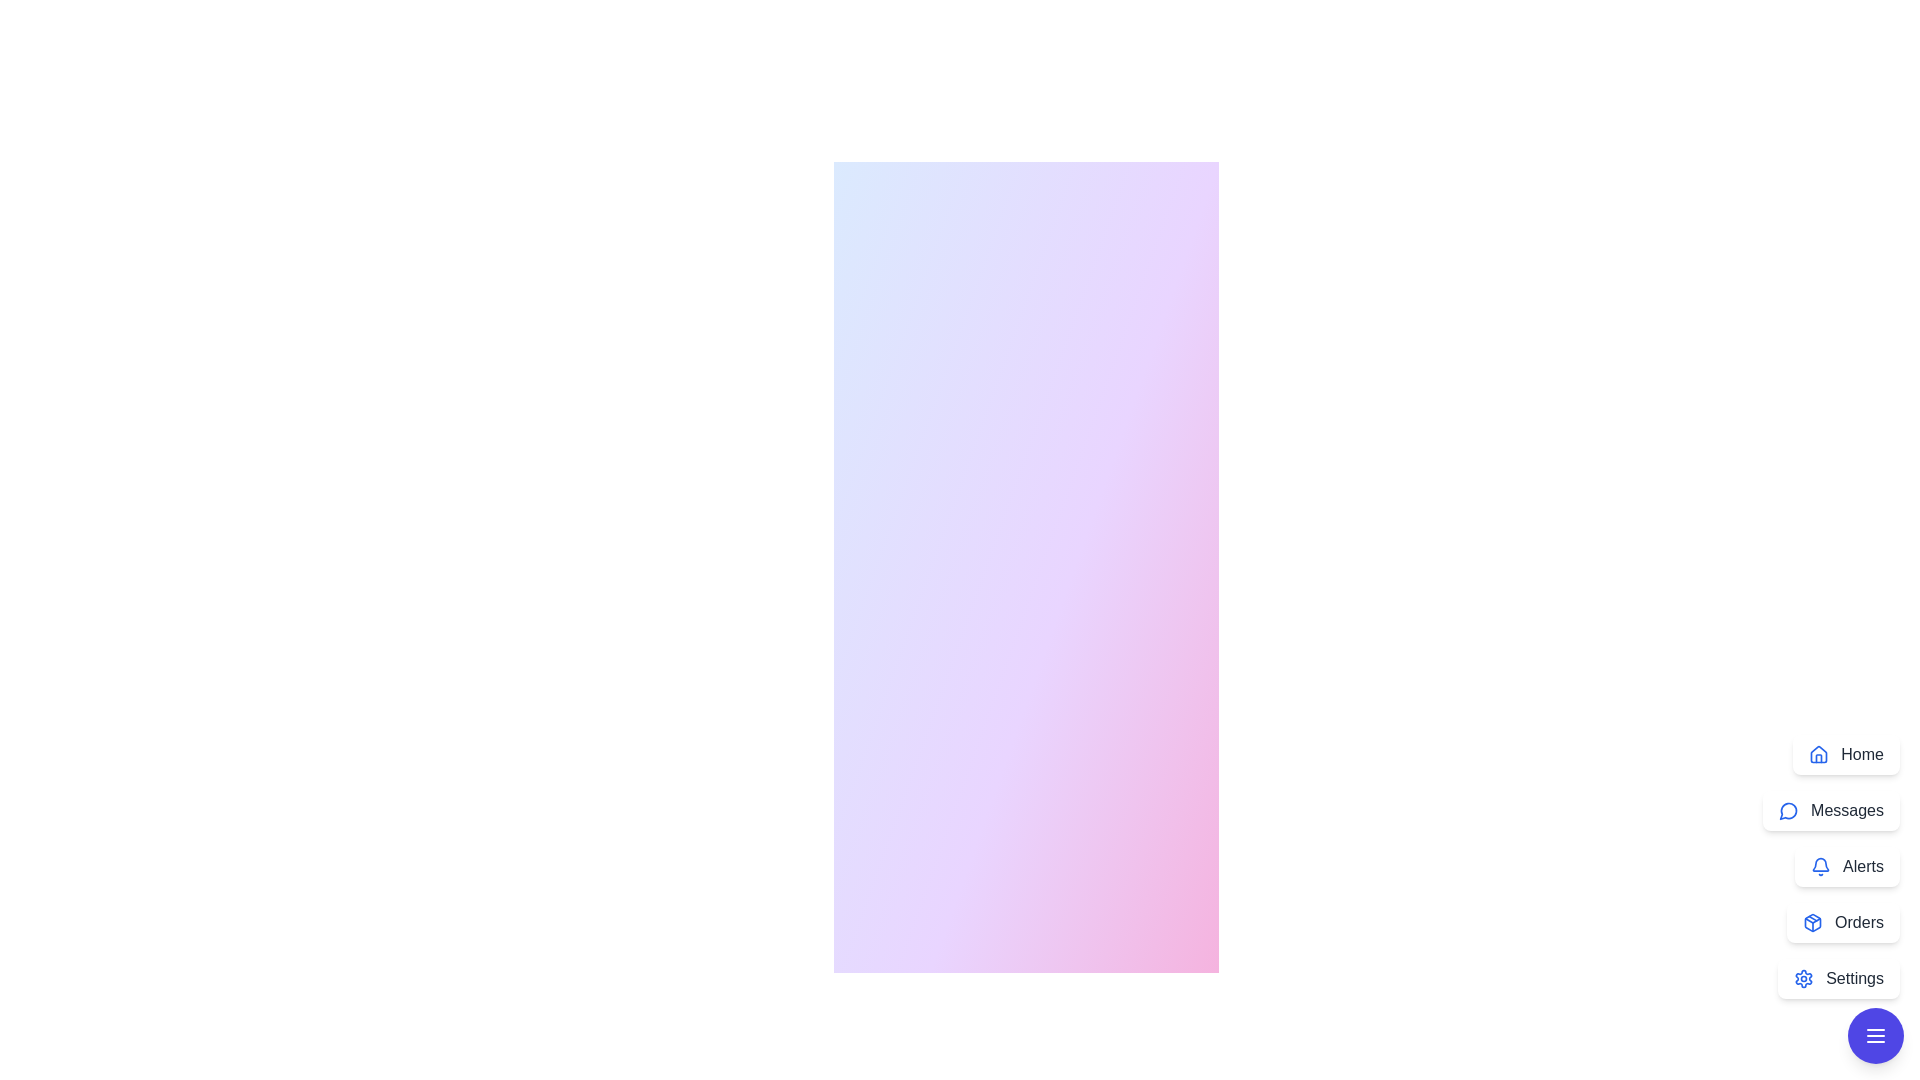 The height and width of the screenshot is (1080, 1920). I want to click on the floating action menu button to toggle the menu visibility, so click(1875, 1035).